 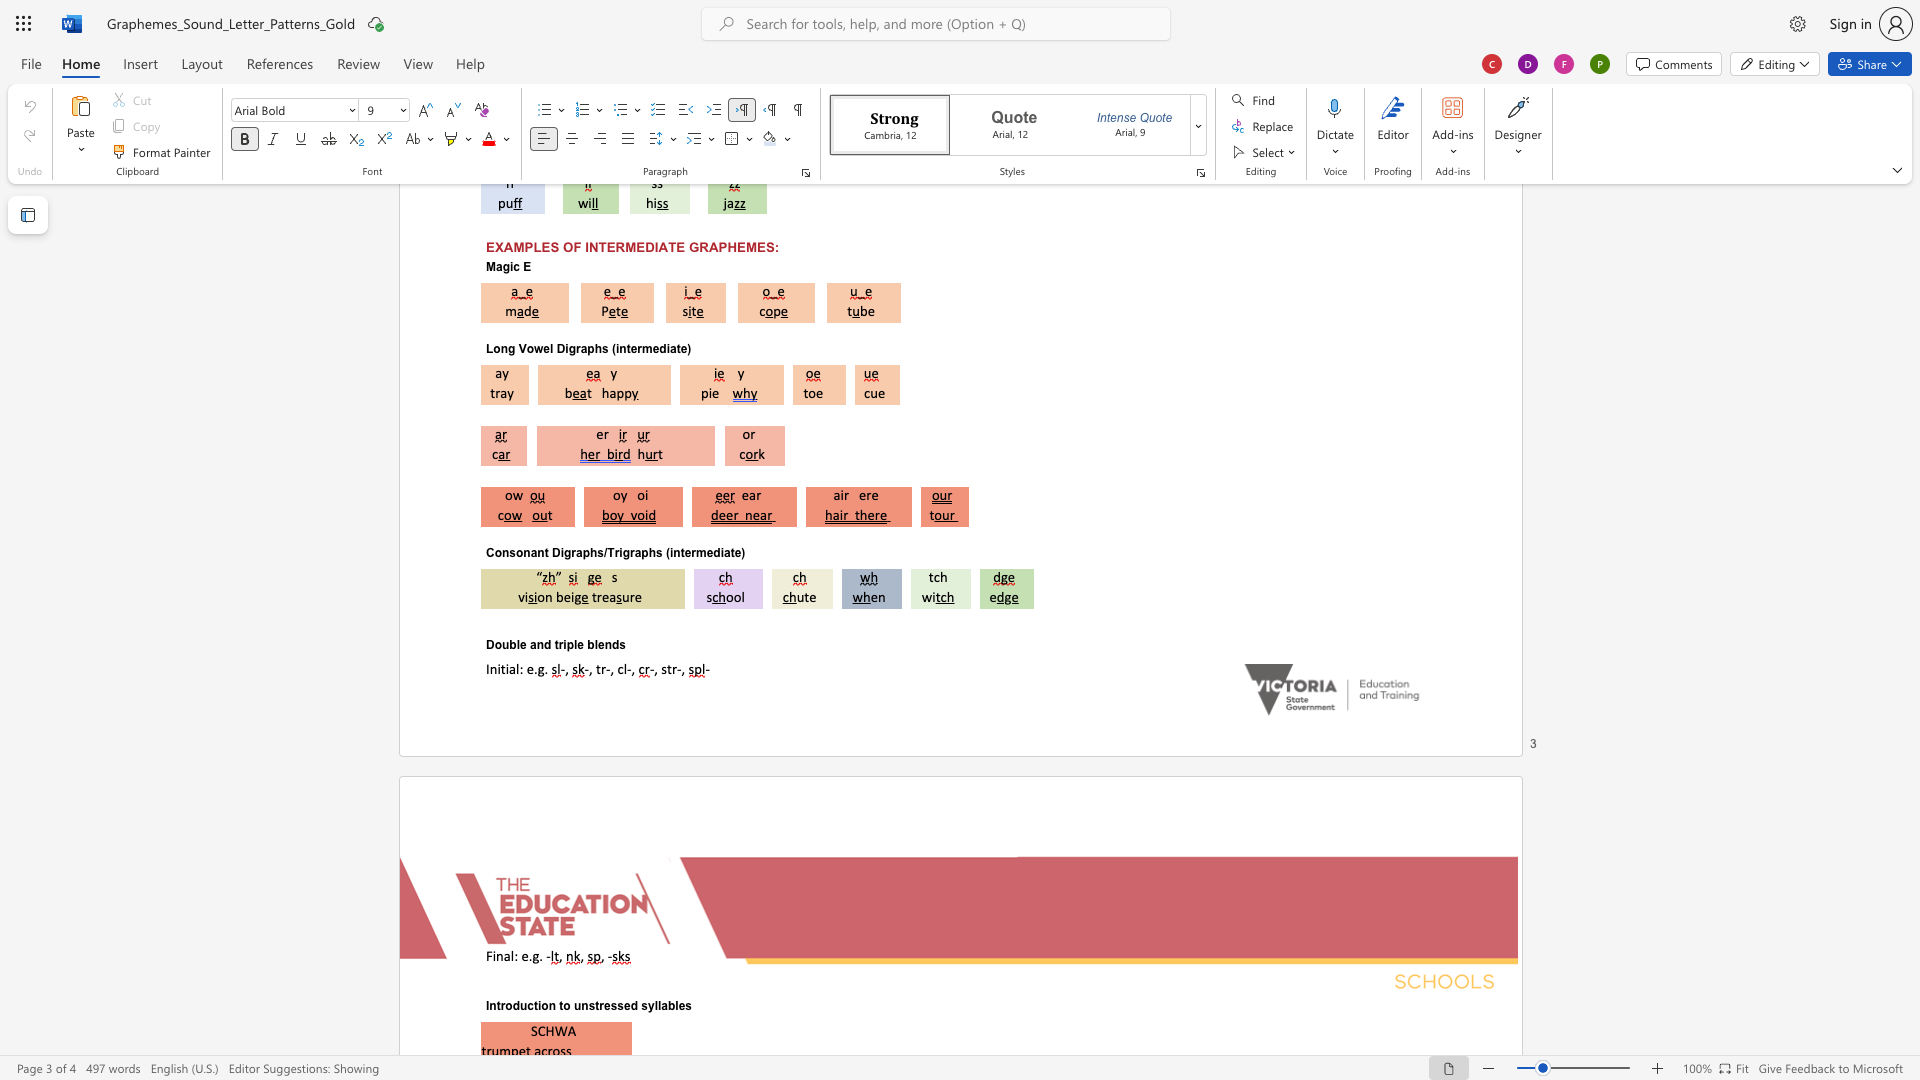 I want to click on the 1th character "i" in the text, so click(x=564, y=644).